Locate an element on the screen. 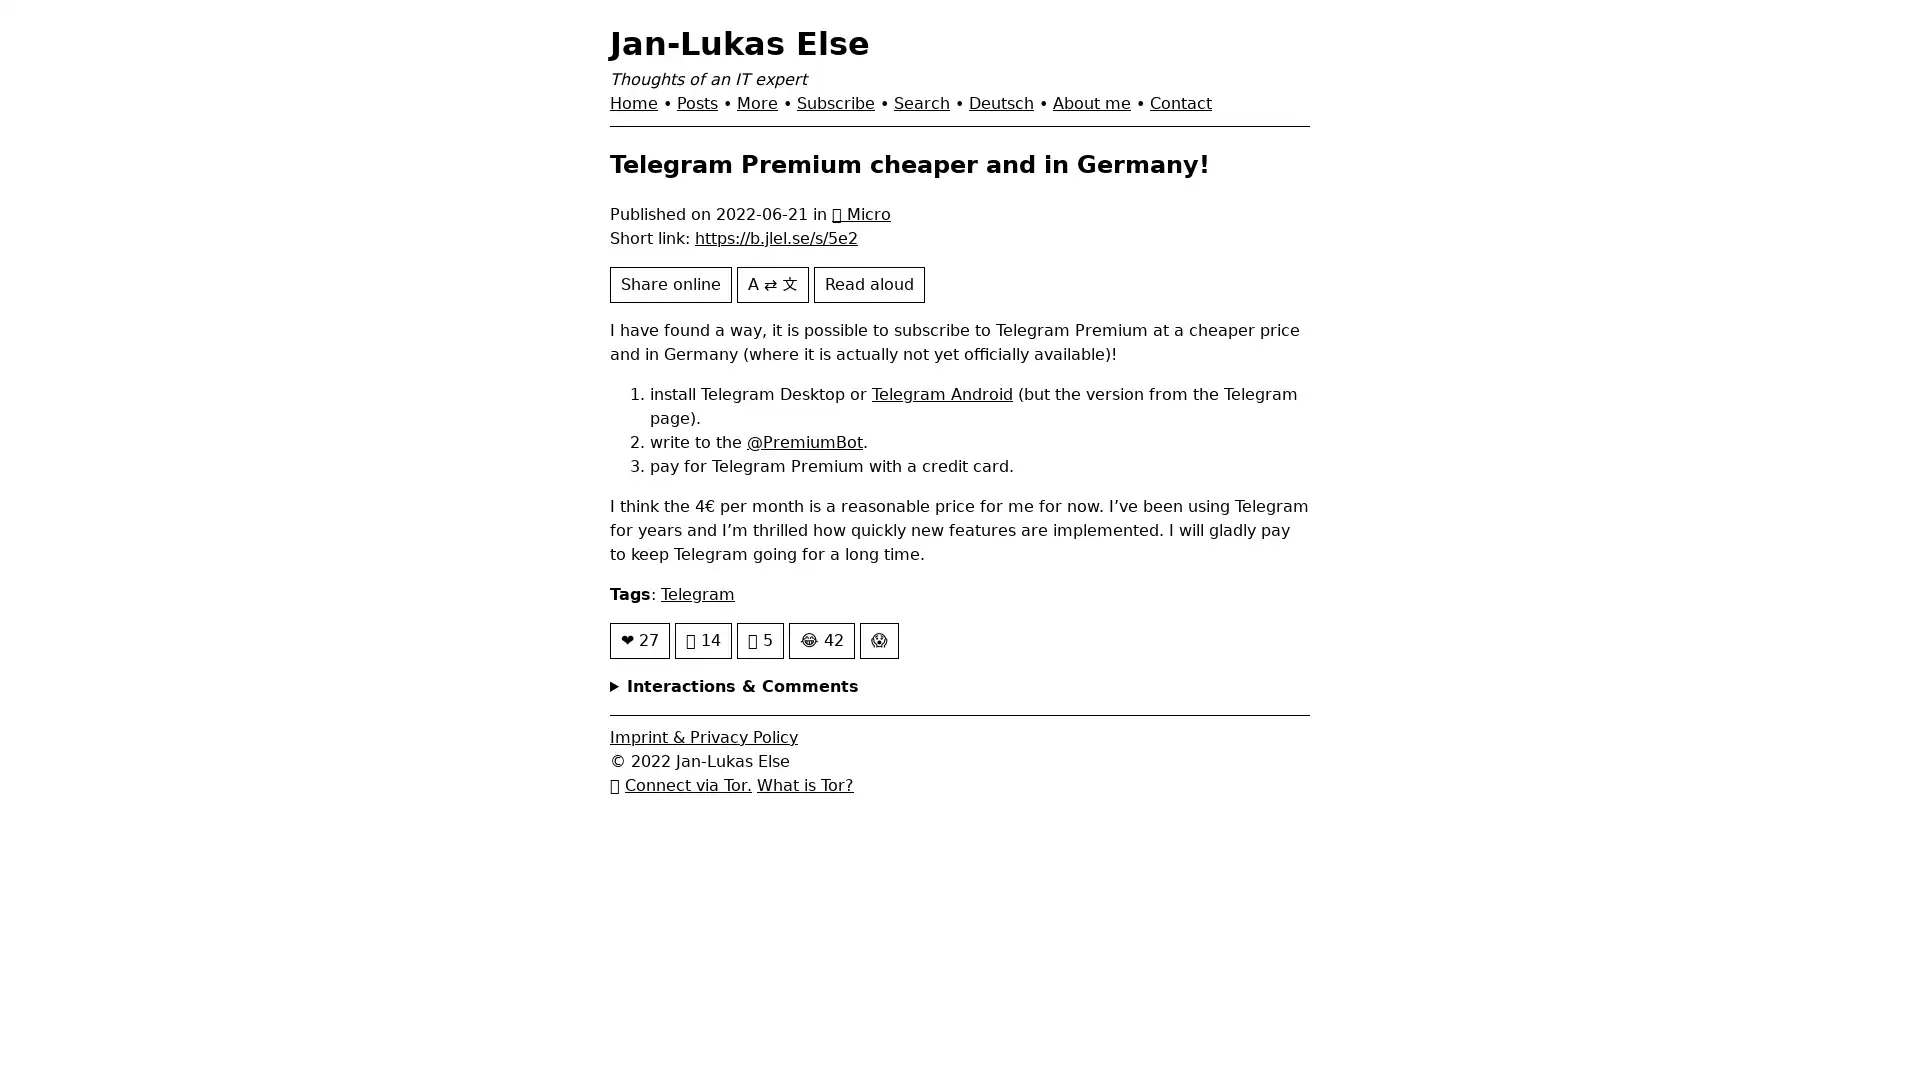  27 is located at coordinates (638, 640).